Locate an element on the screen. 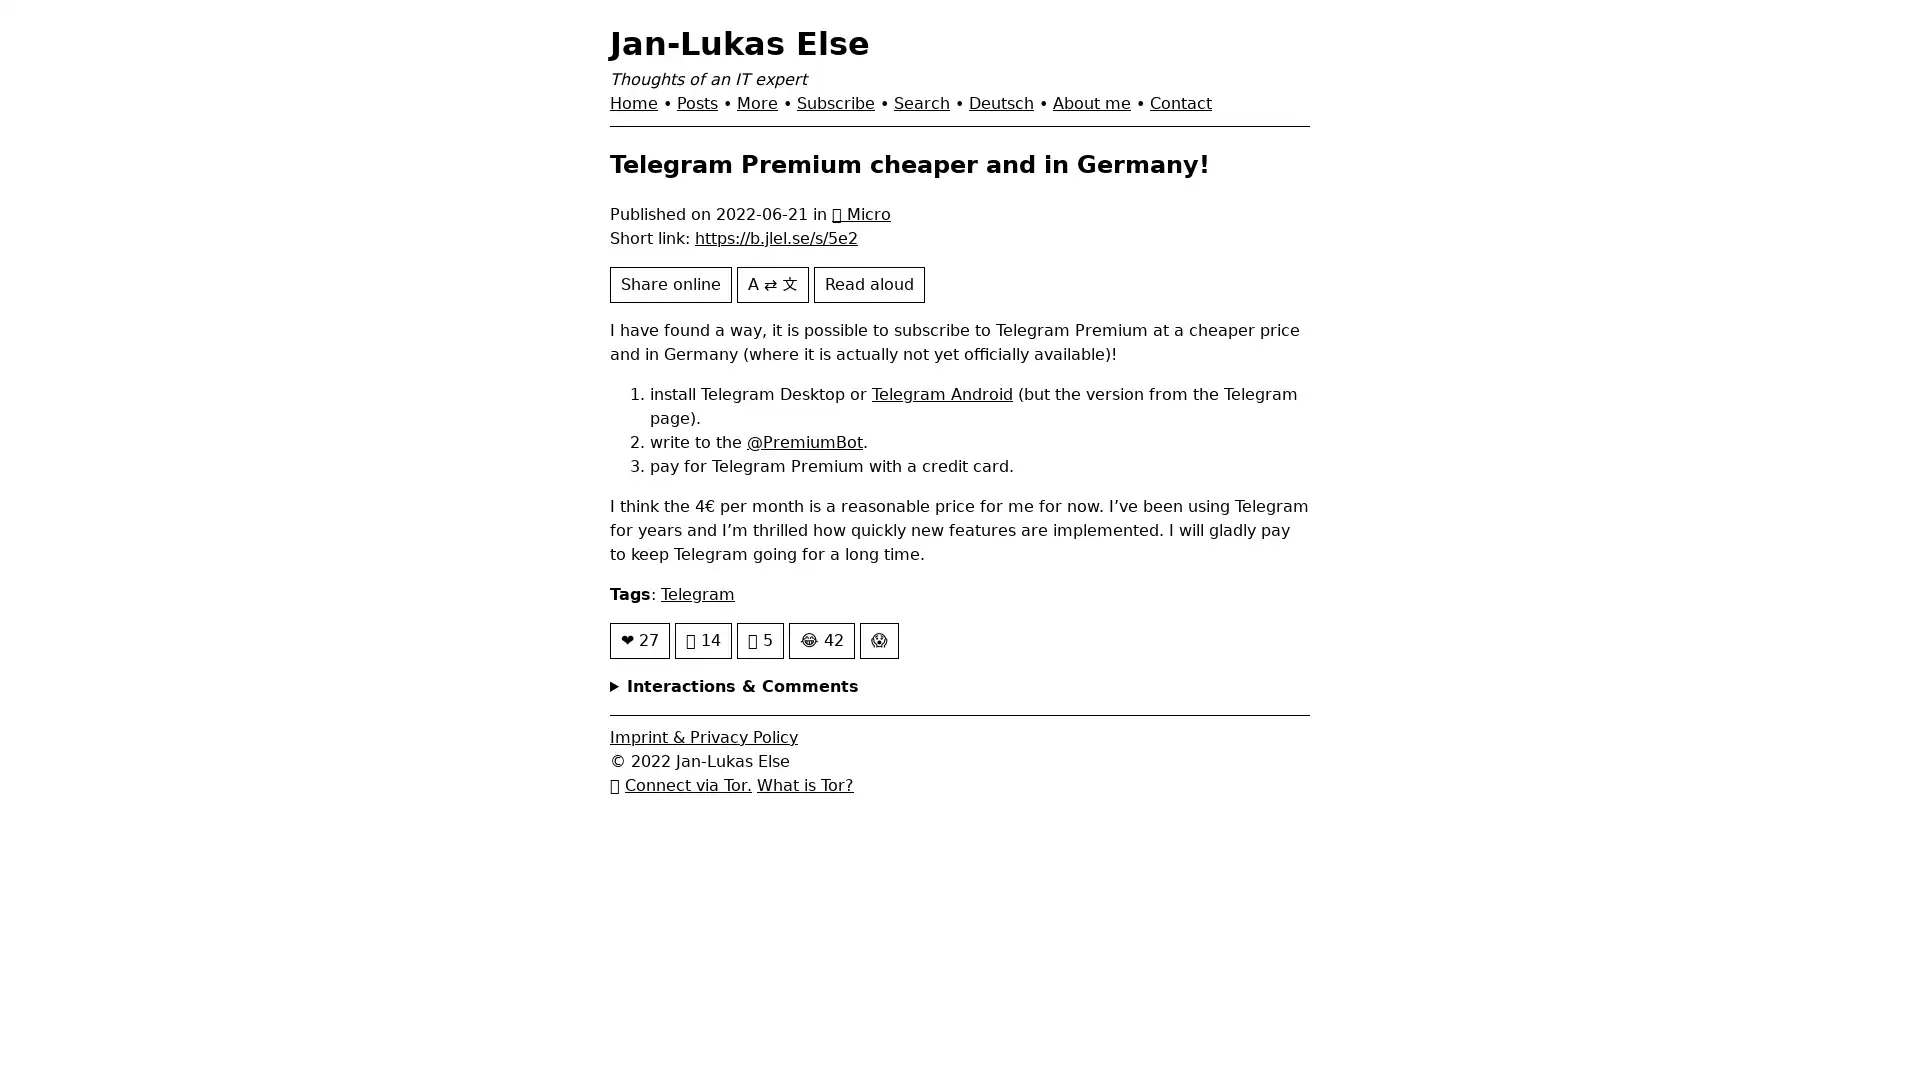  27 is located at coordinates (638, 640).